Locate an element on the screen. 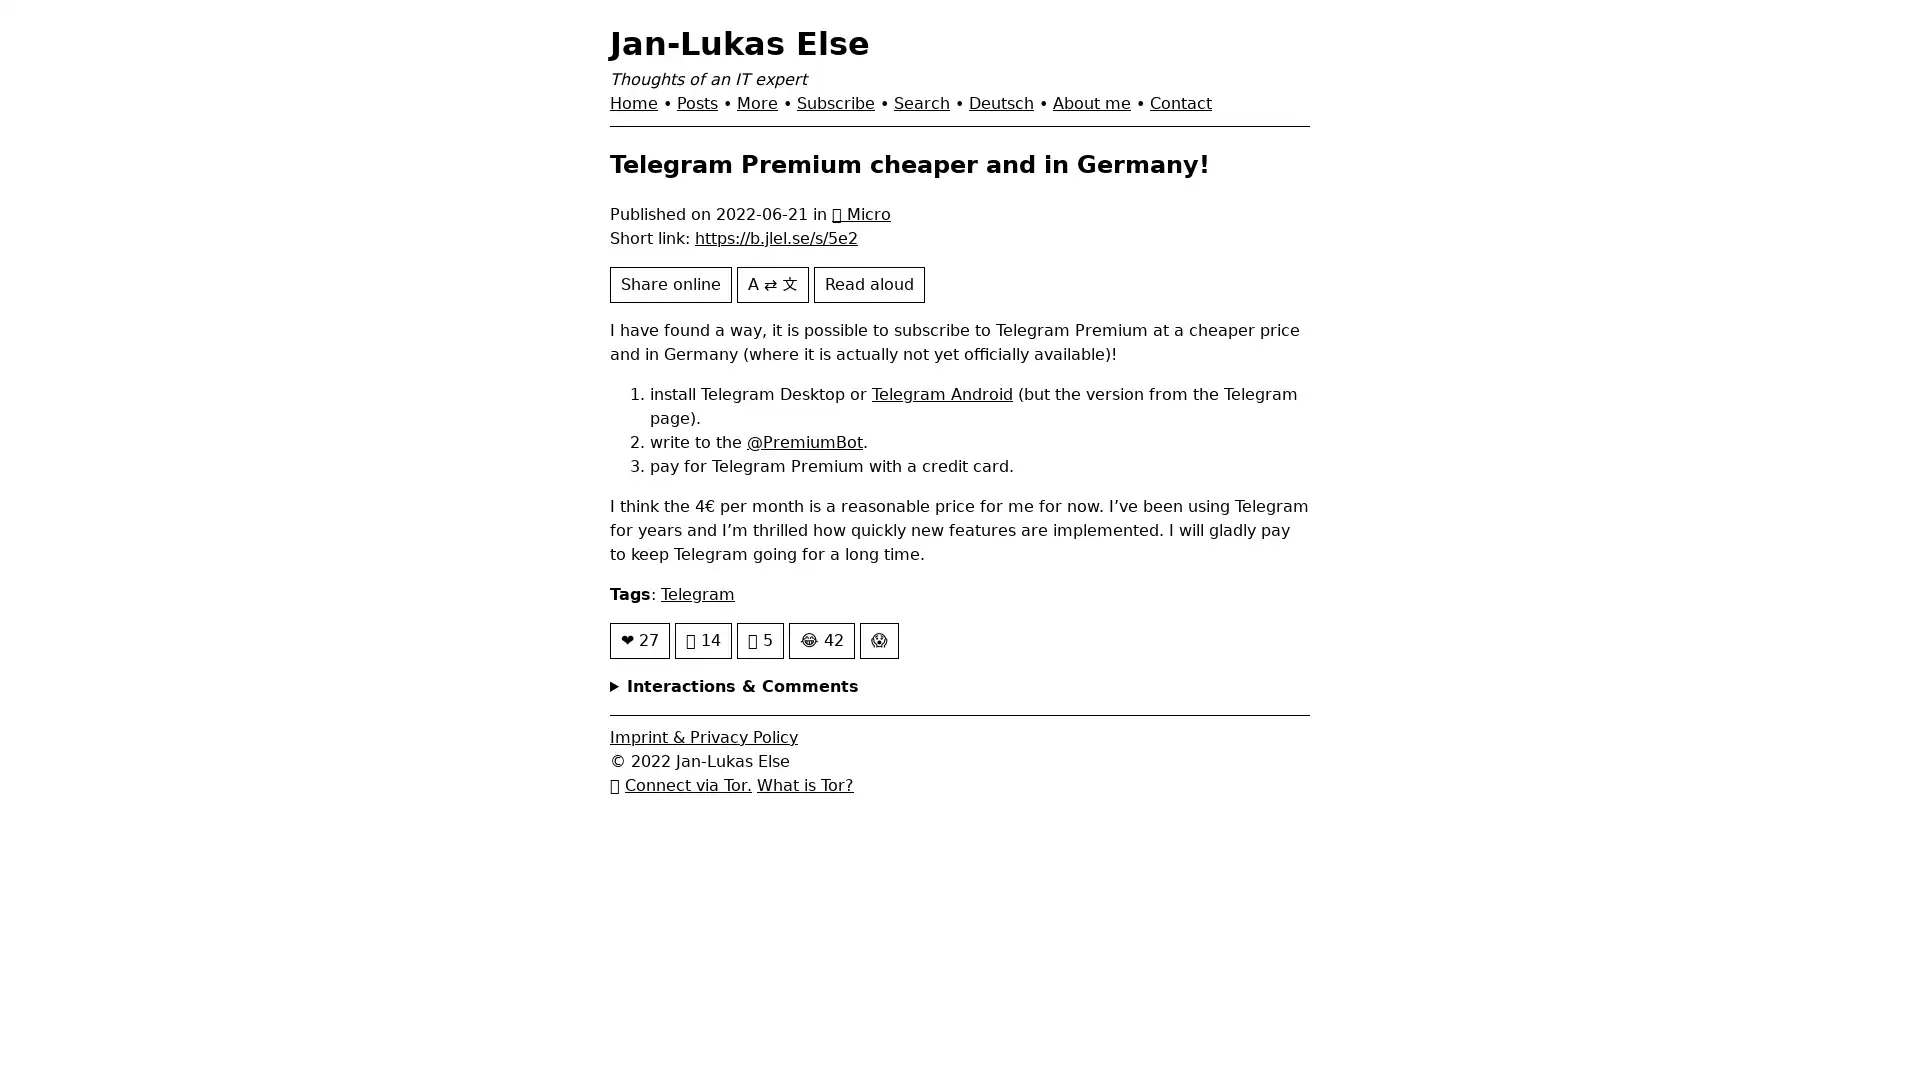  27 is located at coordinates (638, 640).